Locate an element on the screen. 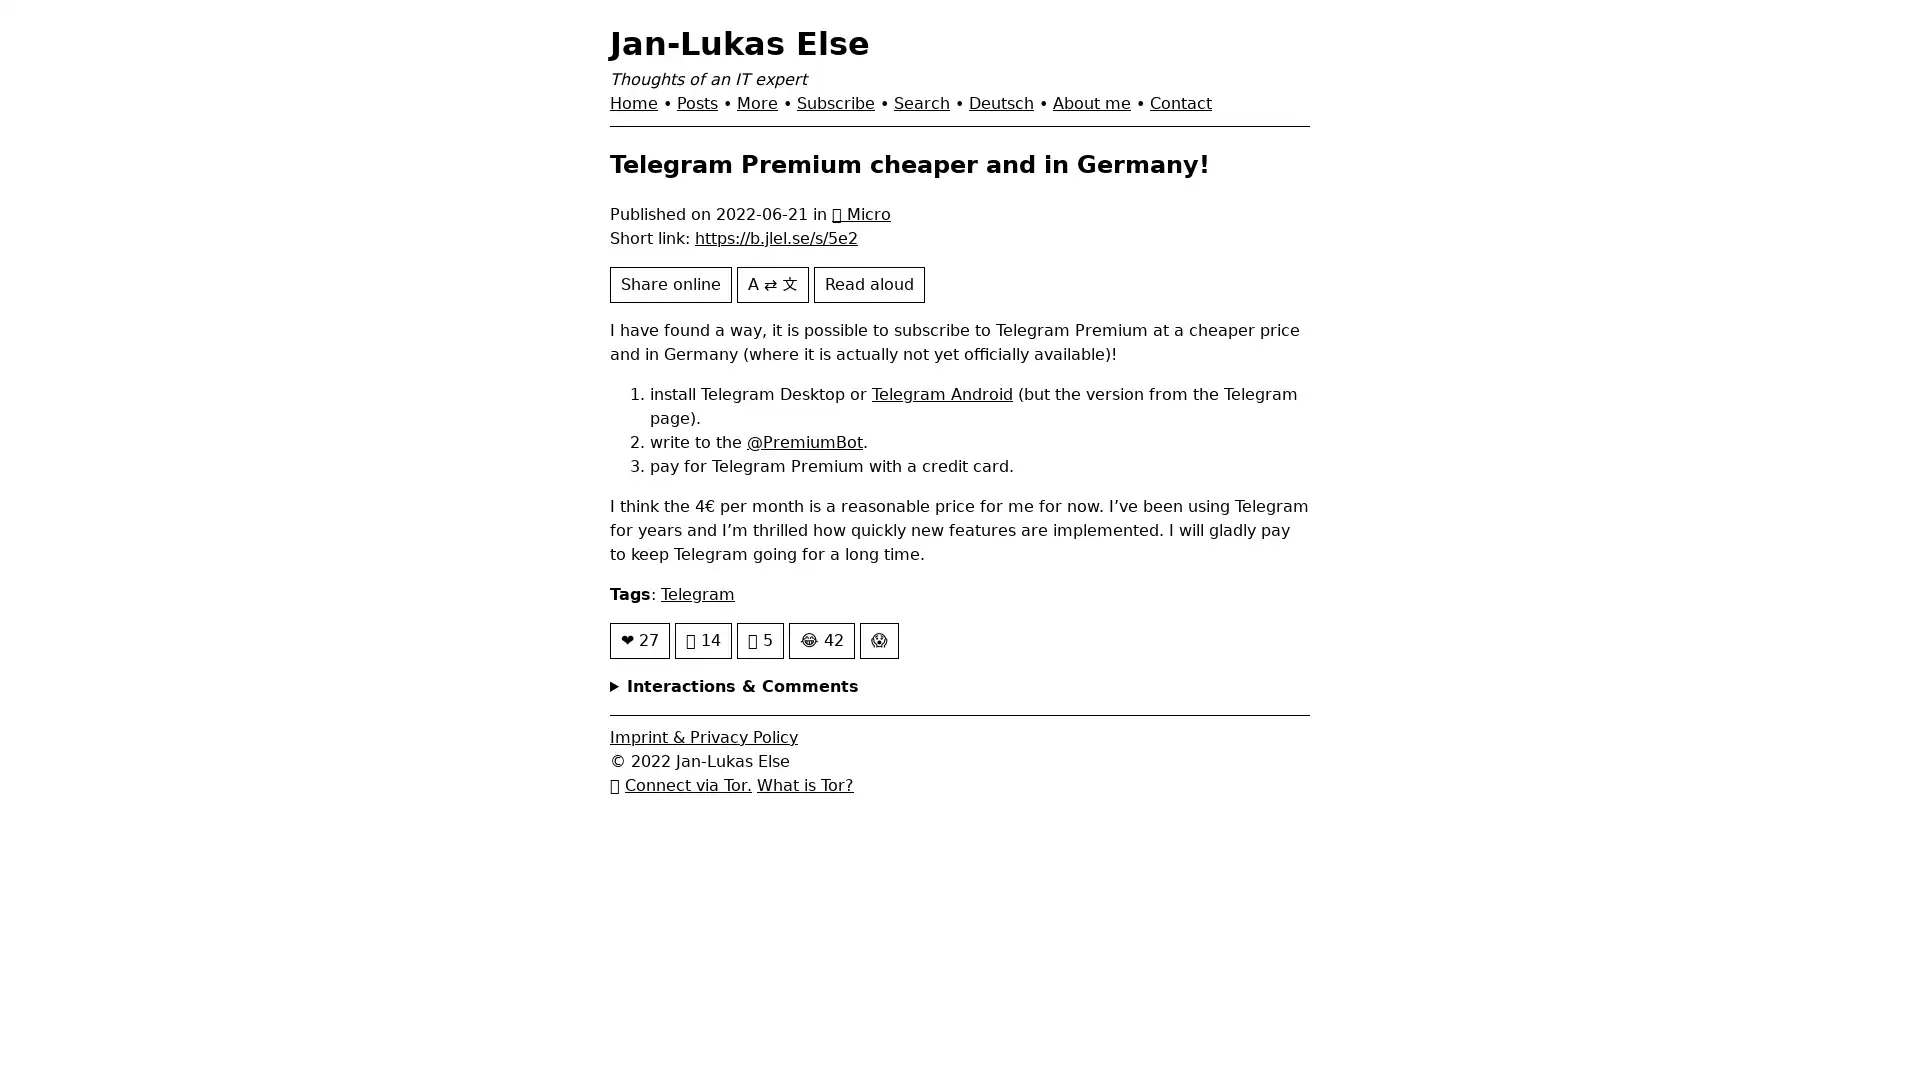  27 is located at coordinates (638, 640).